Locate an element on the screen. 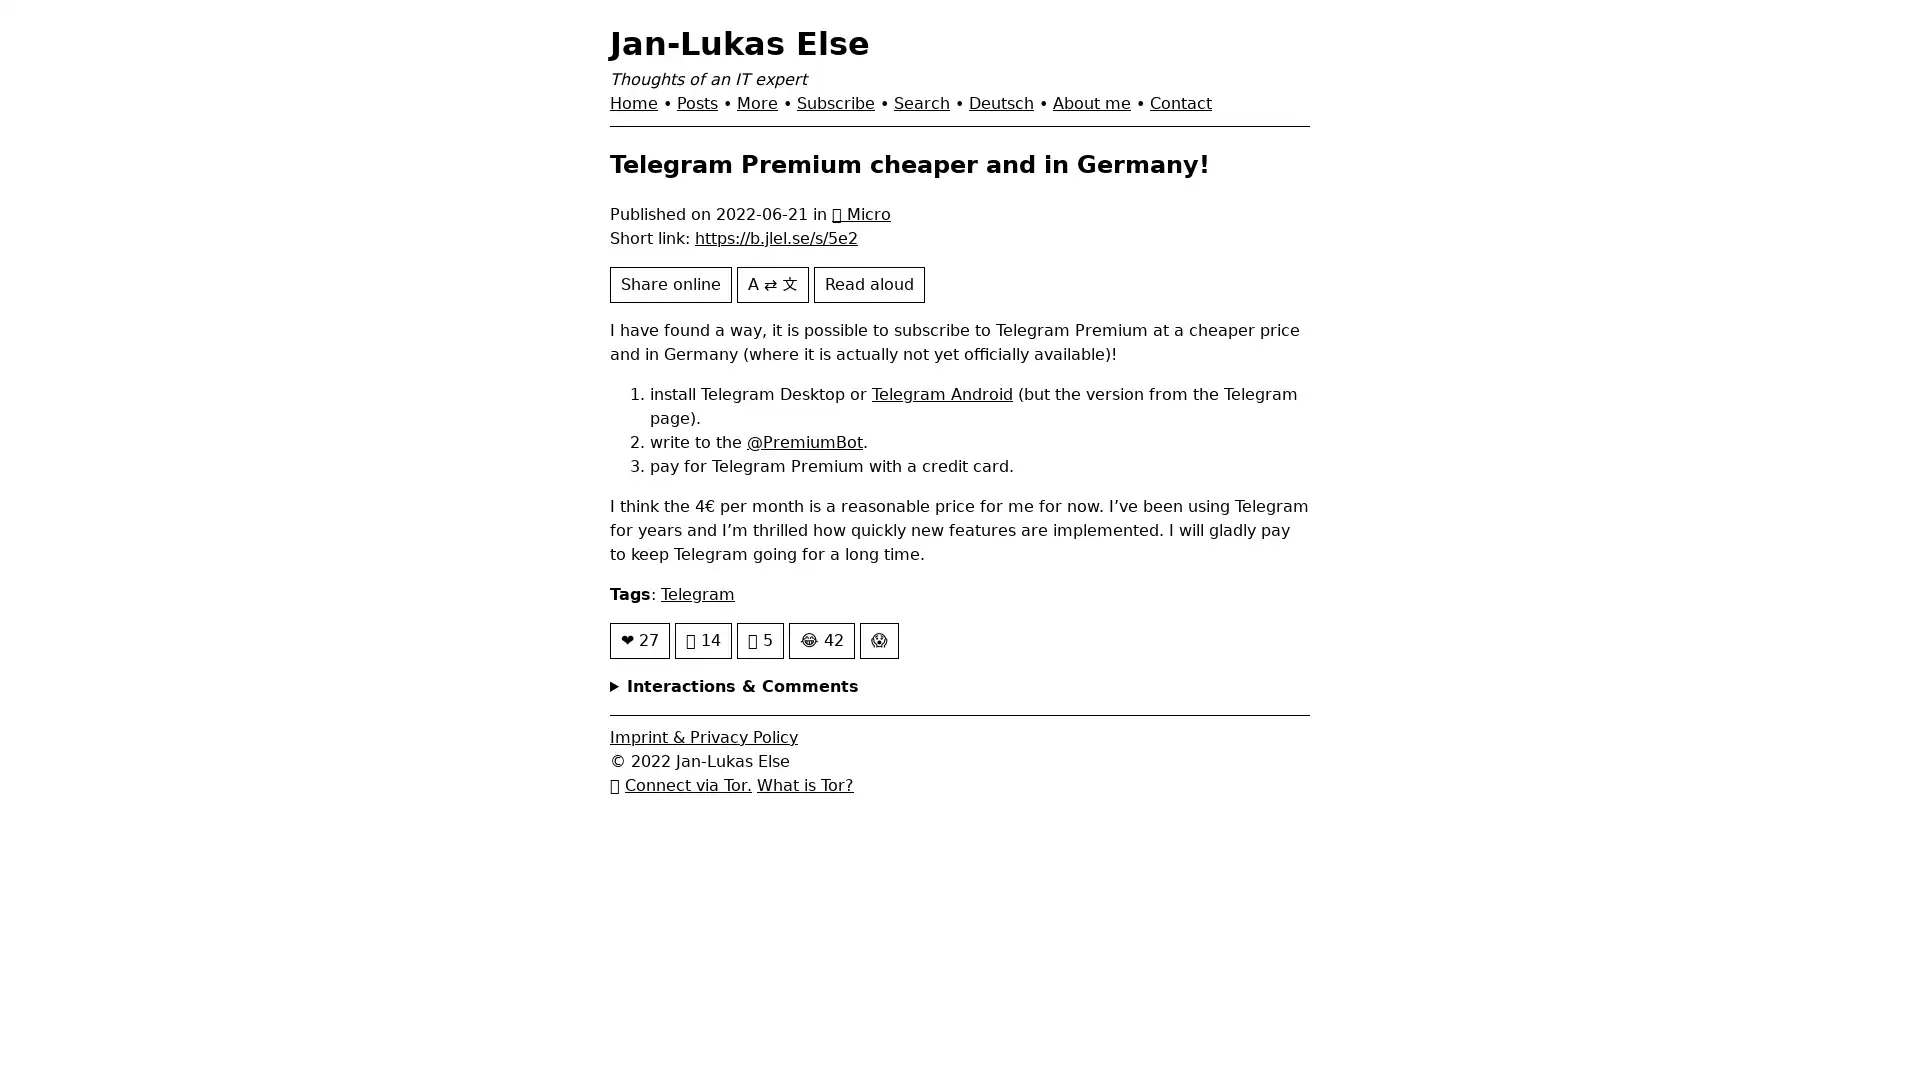  27 is located at coordinates (638, 640).